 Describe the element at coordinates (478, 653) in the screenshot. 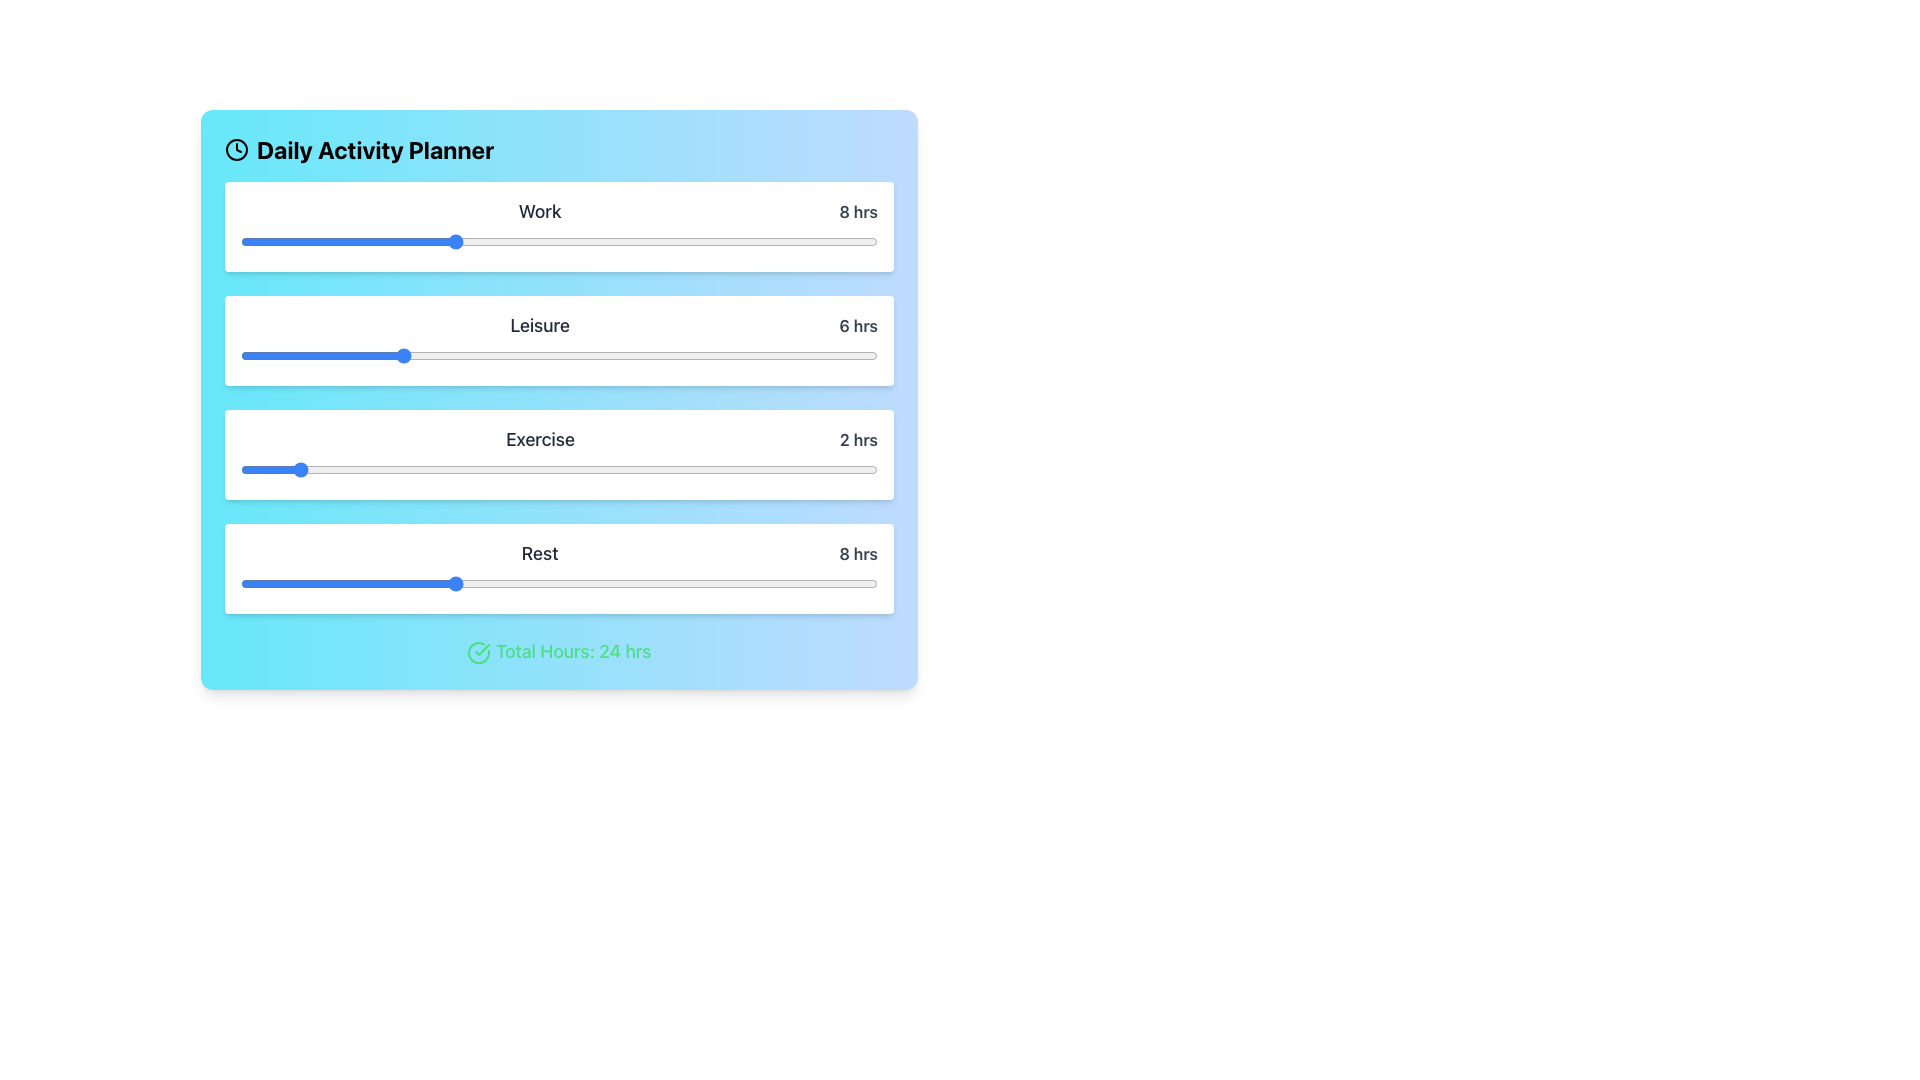

I see `the completion checkmark icon indicating correctness for the 'Total Hours: 24 hrs' text, located slightly left of center at the bottom section of the interface` at that location.